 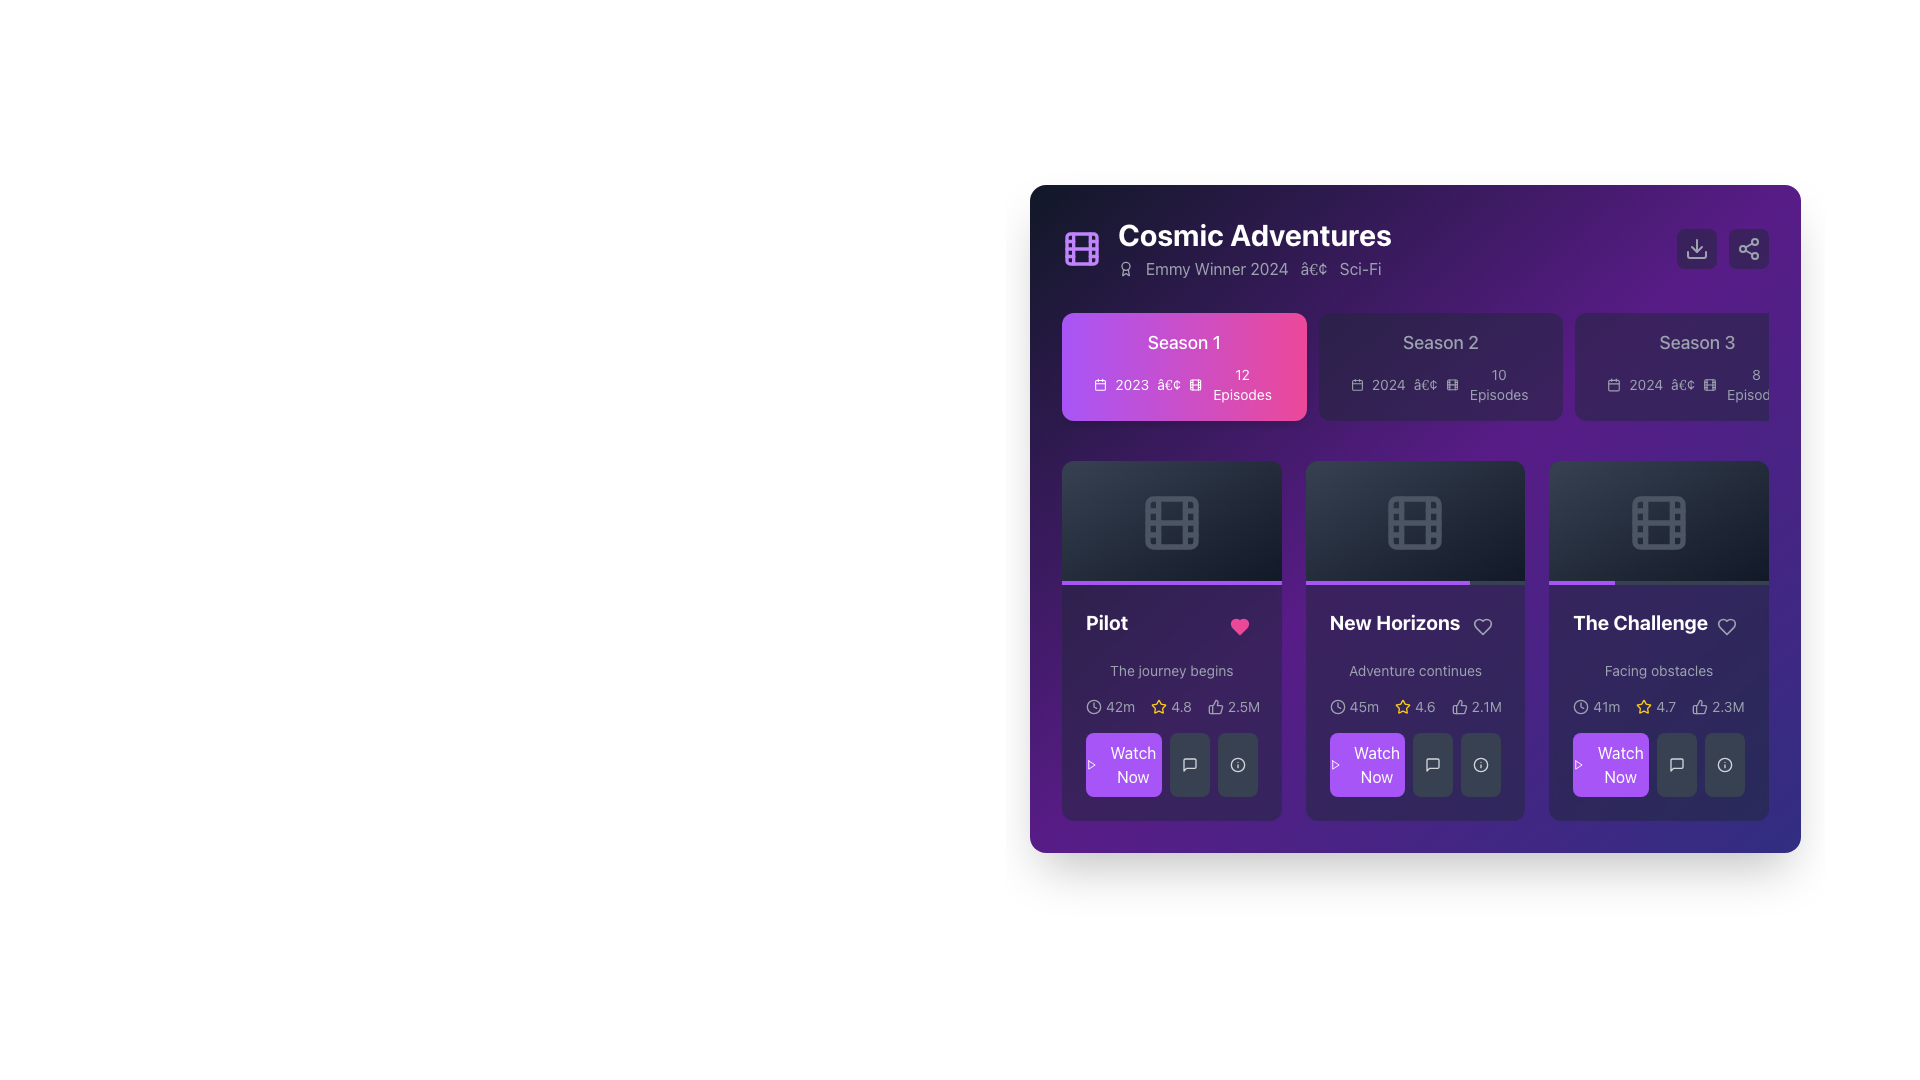 I want to click on the content associated with the title text label located, so click(x=1394, y=621).